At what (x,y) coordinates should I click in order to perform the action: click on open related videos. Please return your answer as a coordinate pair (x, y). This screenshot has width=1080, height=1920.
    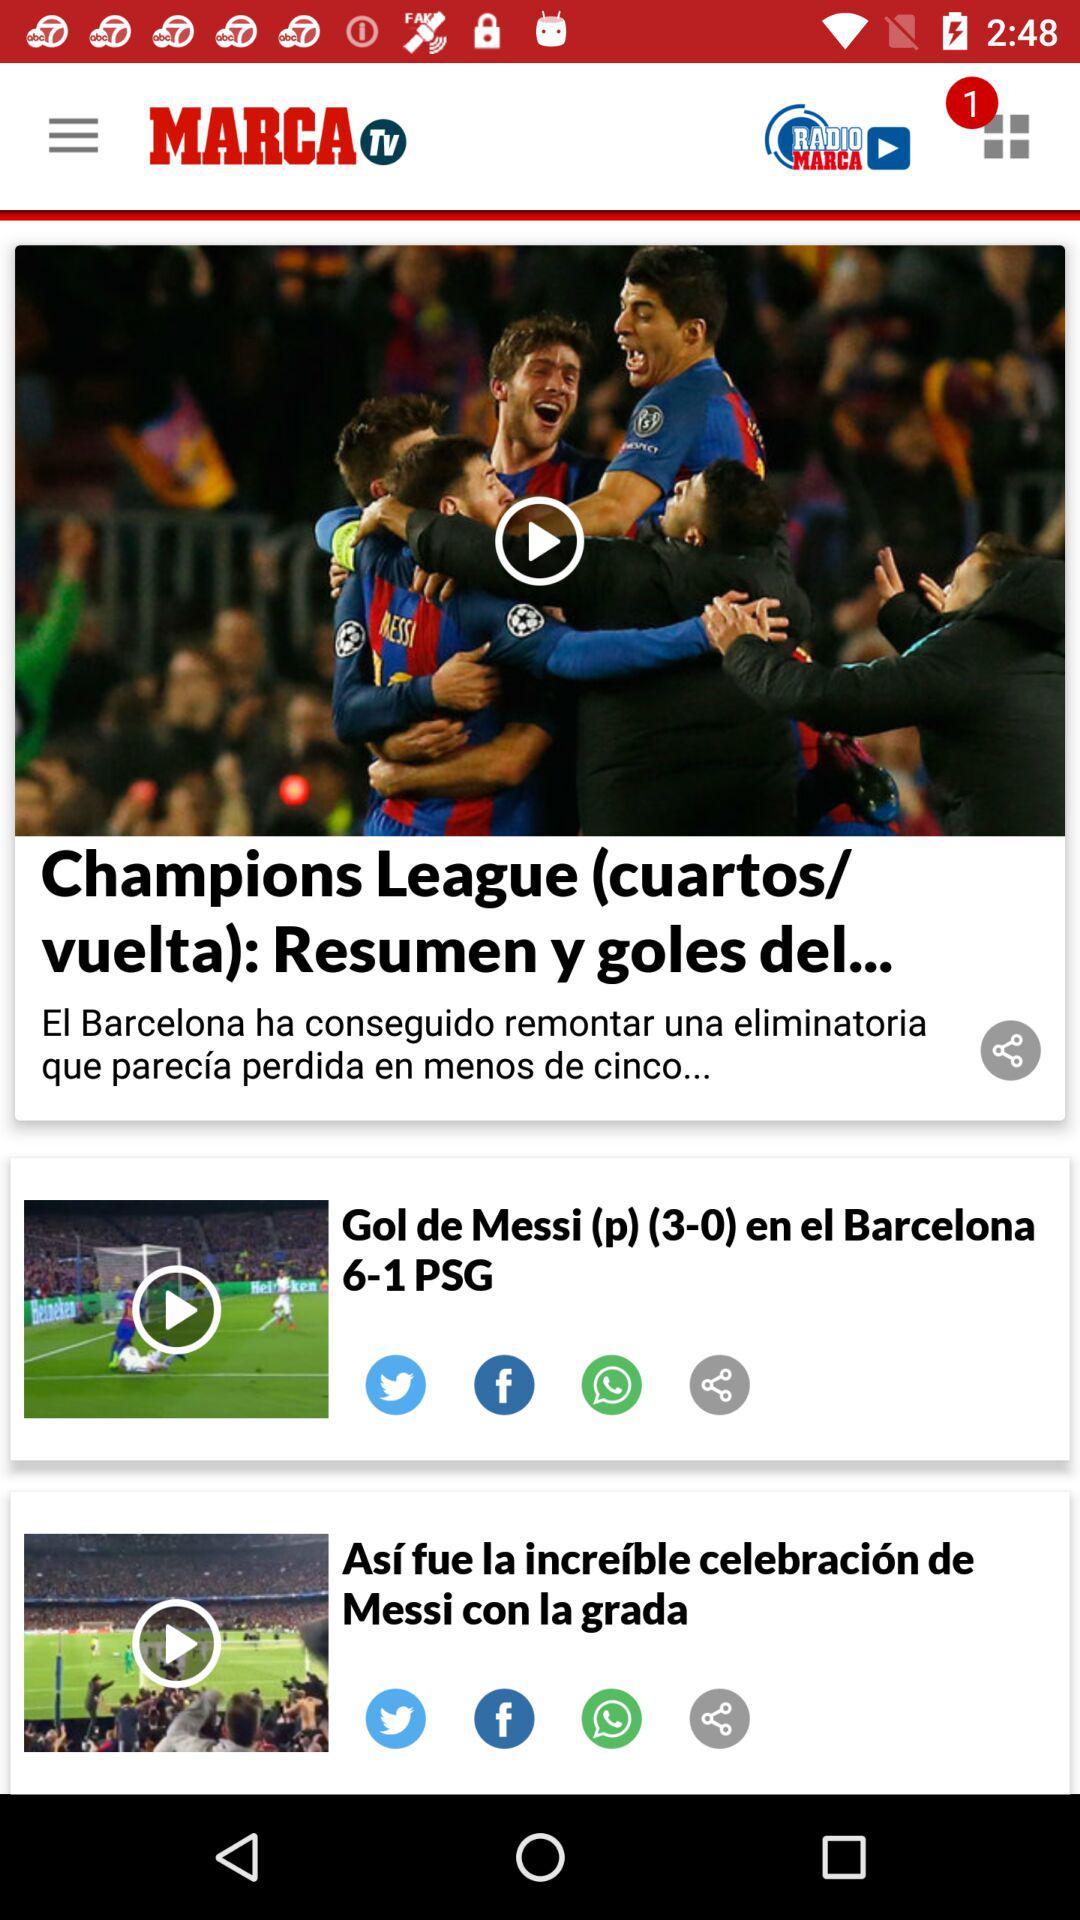
    Looking at the image, I should click on (1006, 135).